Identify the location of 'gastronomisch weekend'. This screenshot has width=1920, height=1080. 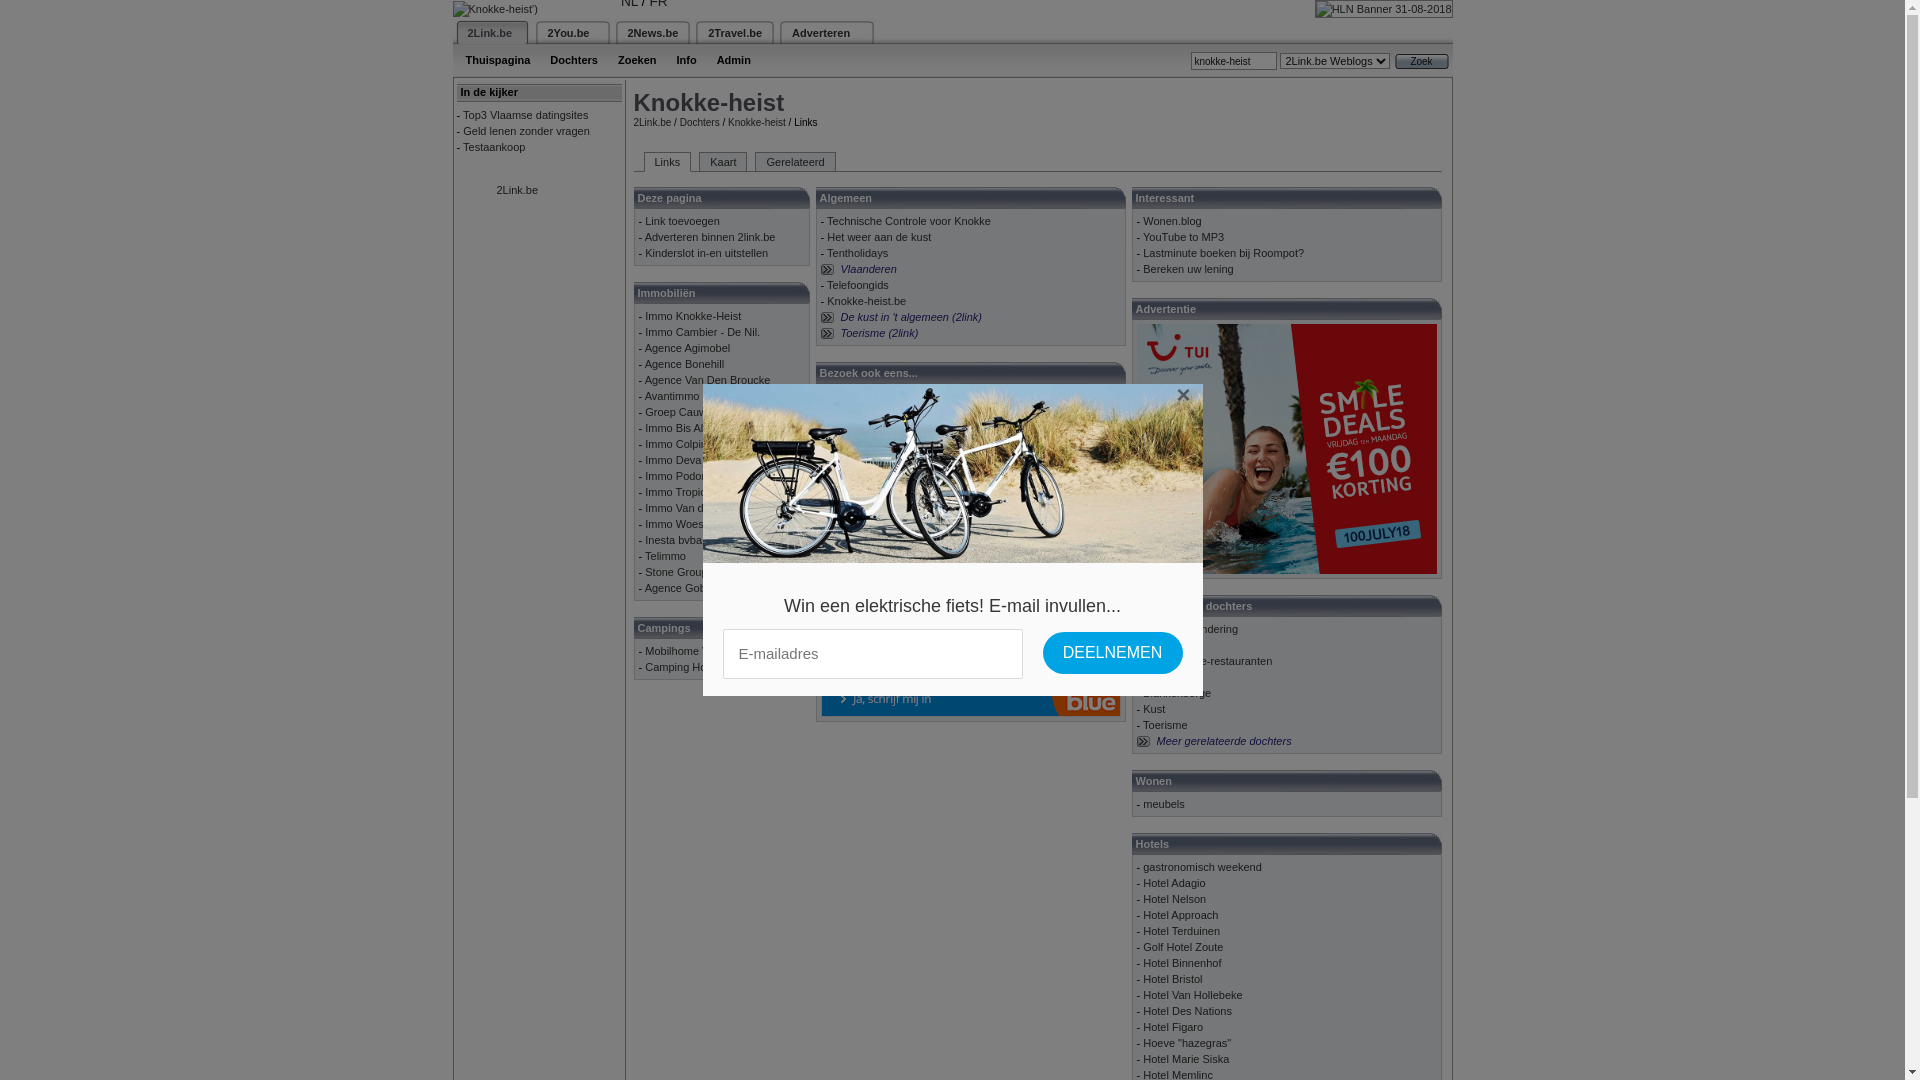
(1142, 866).